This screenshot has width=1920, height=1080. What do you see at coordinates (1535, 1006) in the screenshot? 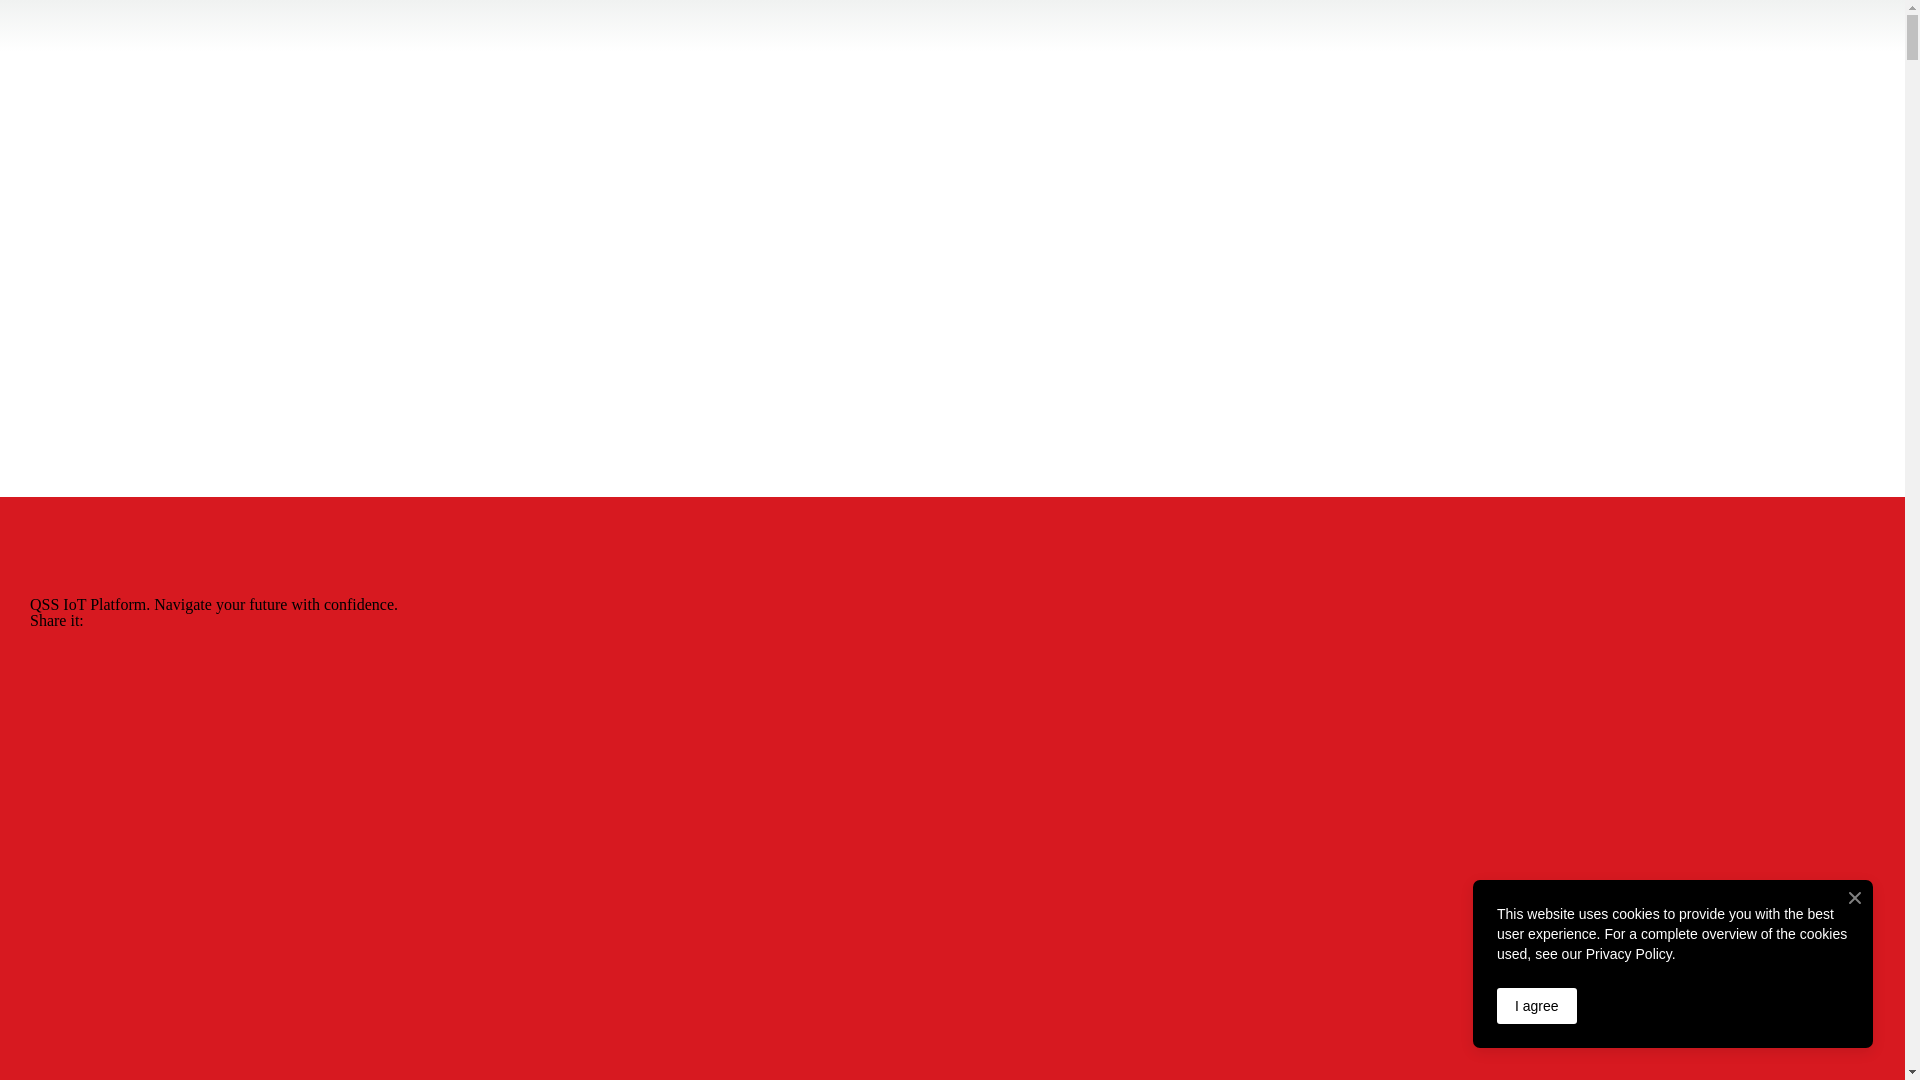
I see `'I agree'` at bounding box center [1535, 1006].